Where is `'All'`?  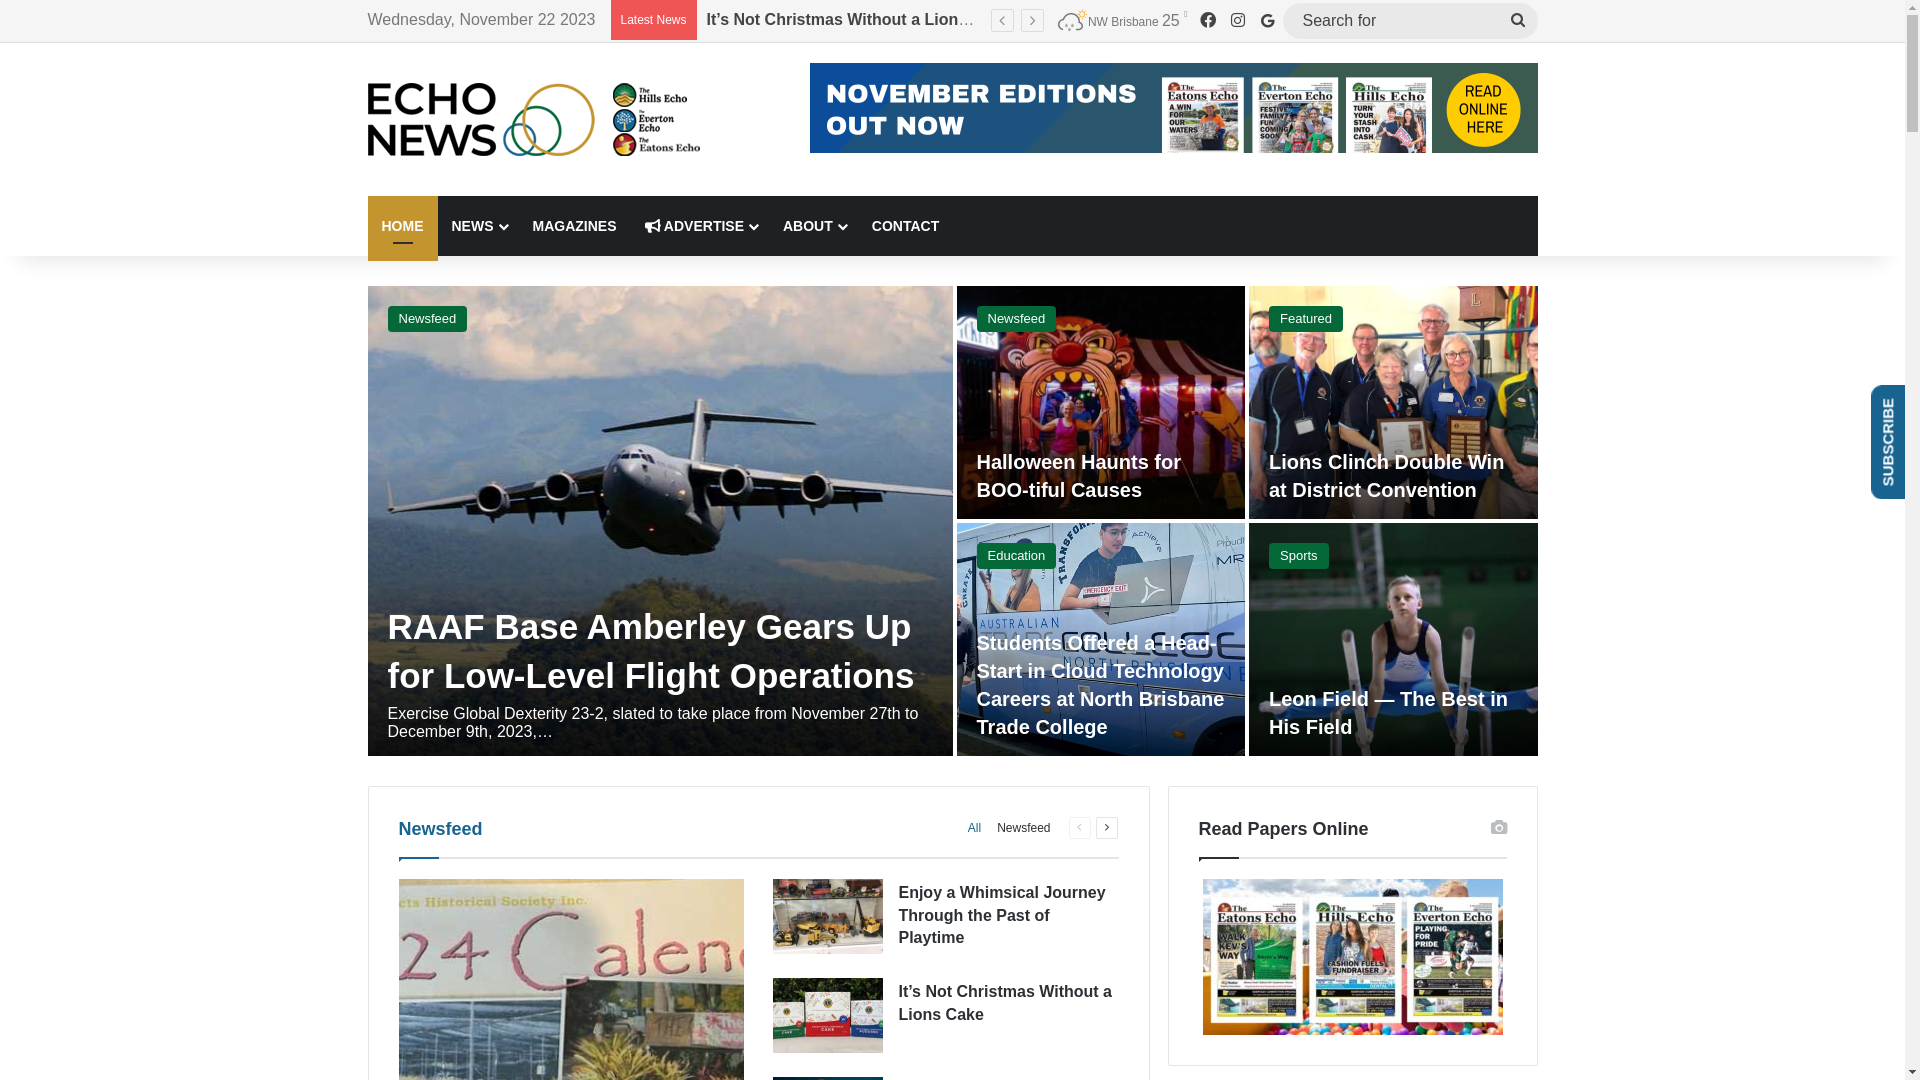 'All' is located at coordinates (974, 828).